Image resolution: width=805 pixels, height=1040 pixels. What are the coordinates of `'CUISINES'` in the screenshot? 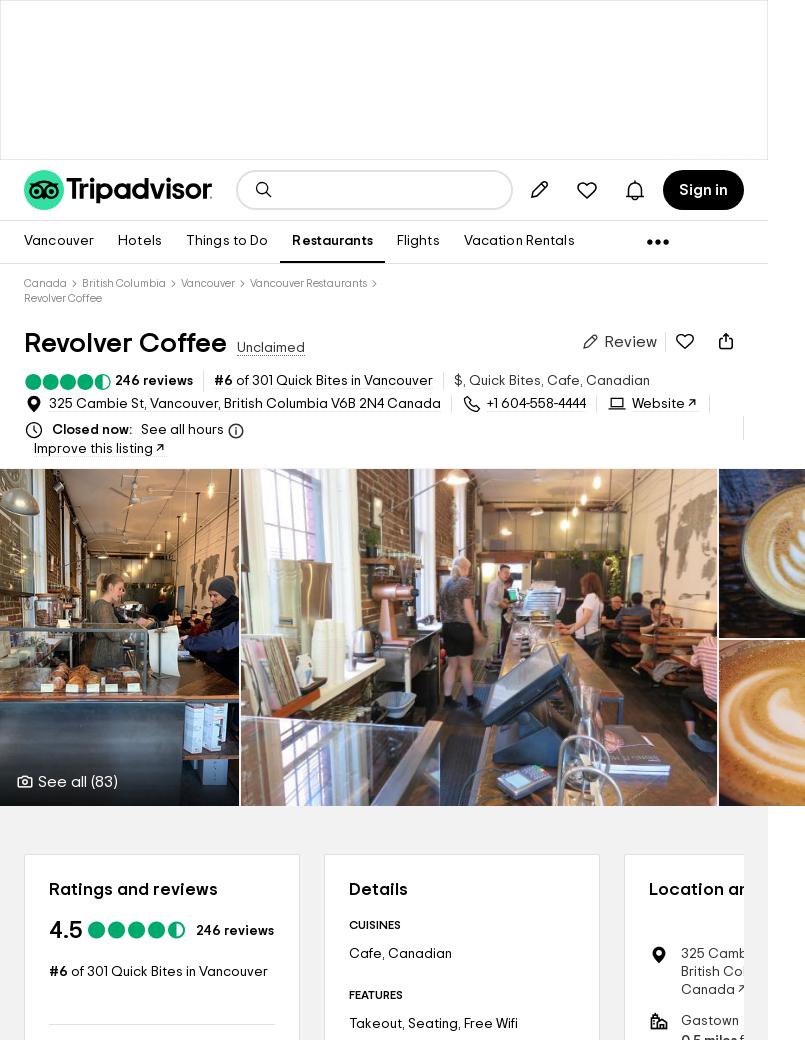 It's located at (348, 924).